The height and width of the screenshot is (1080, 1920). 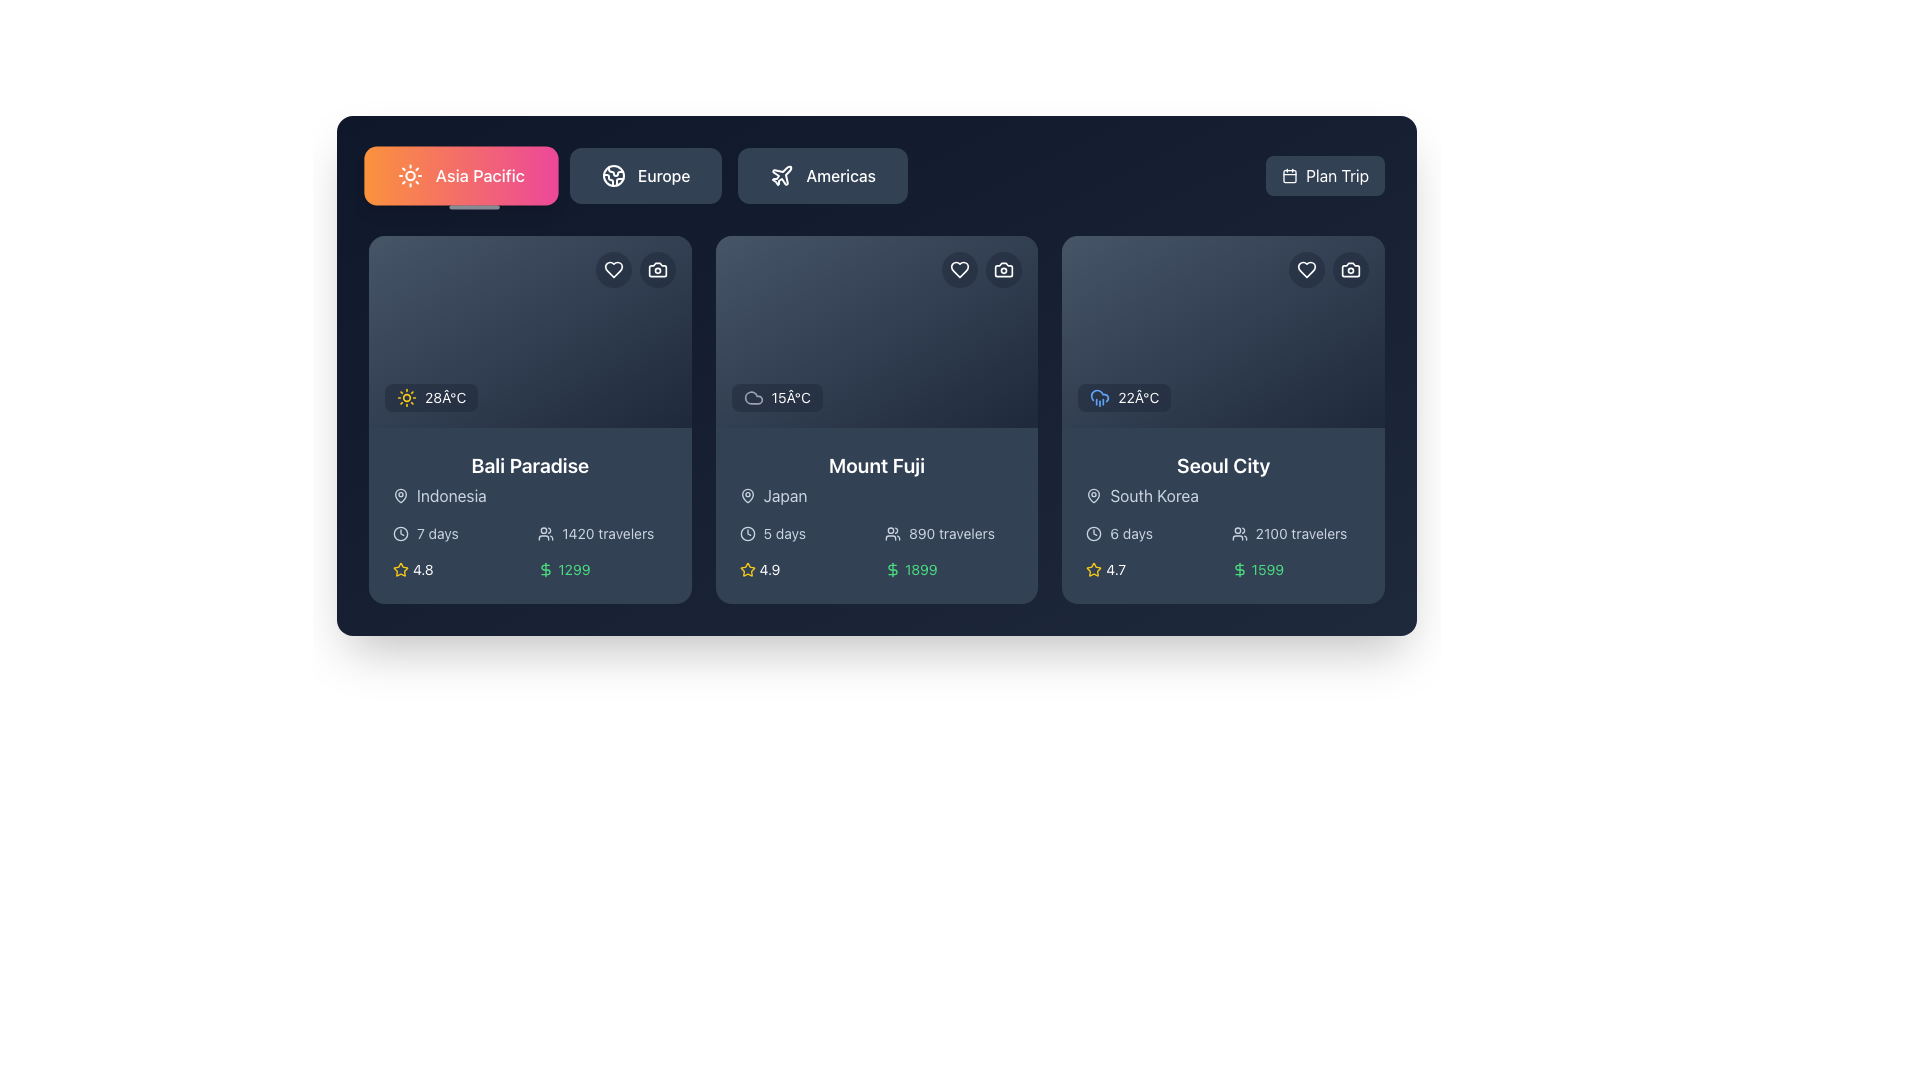 What do you see at coordinates (612, 270) in the screenshot?
I see `the heart-shaped icon with a dark background and white outline located in the top-right corner of the 'Bali Paradise' card` at bounding box center [612, 270].